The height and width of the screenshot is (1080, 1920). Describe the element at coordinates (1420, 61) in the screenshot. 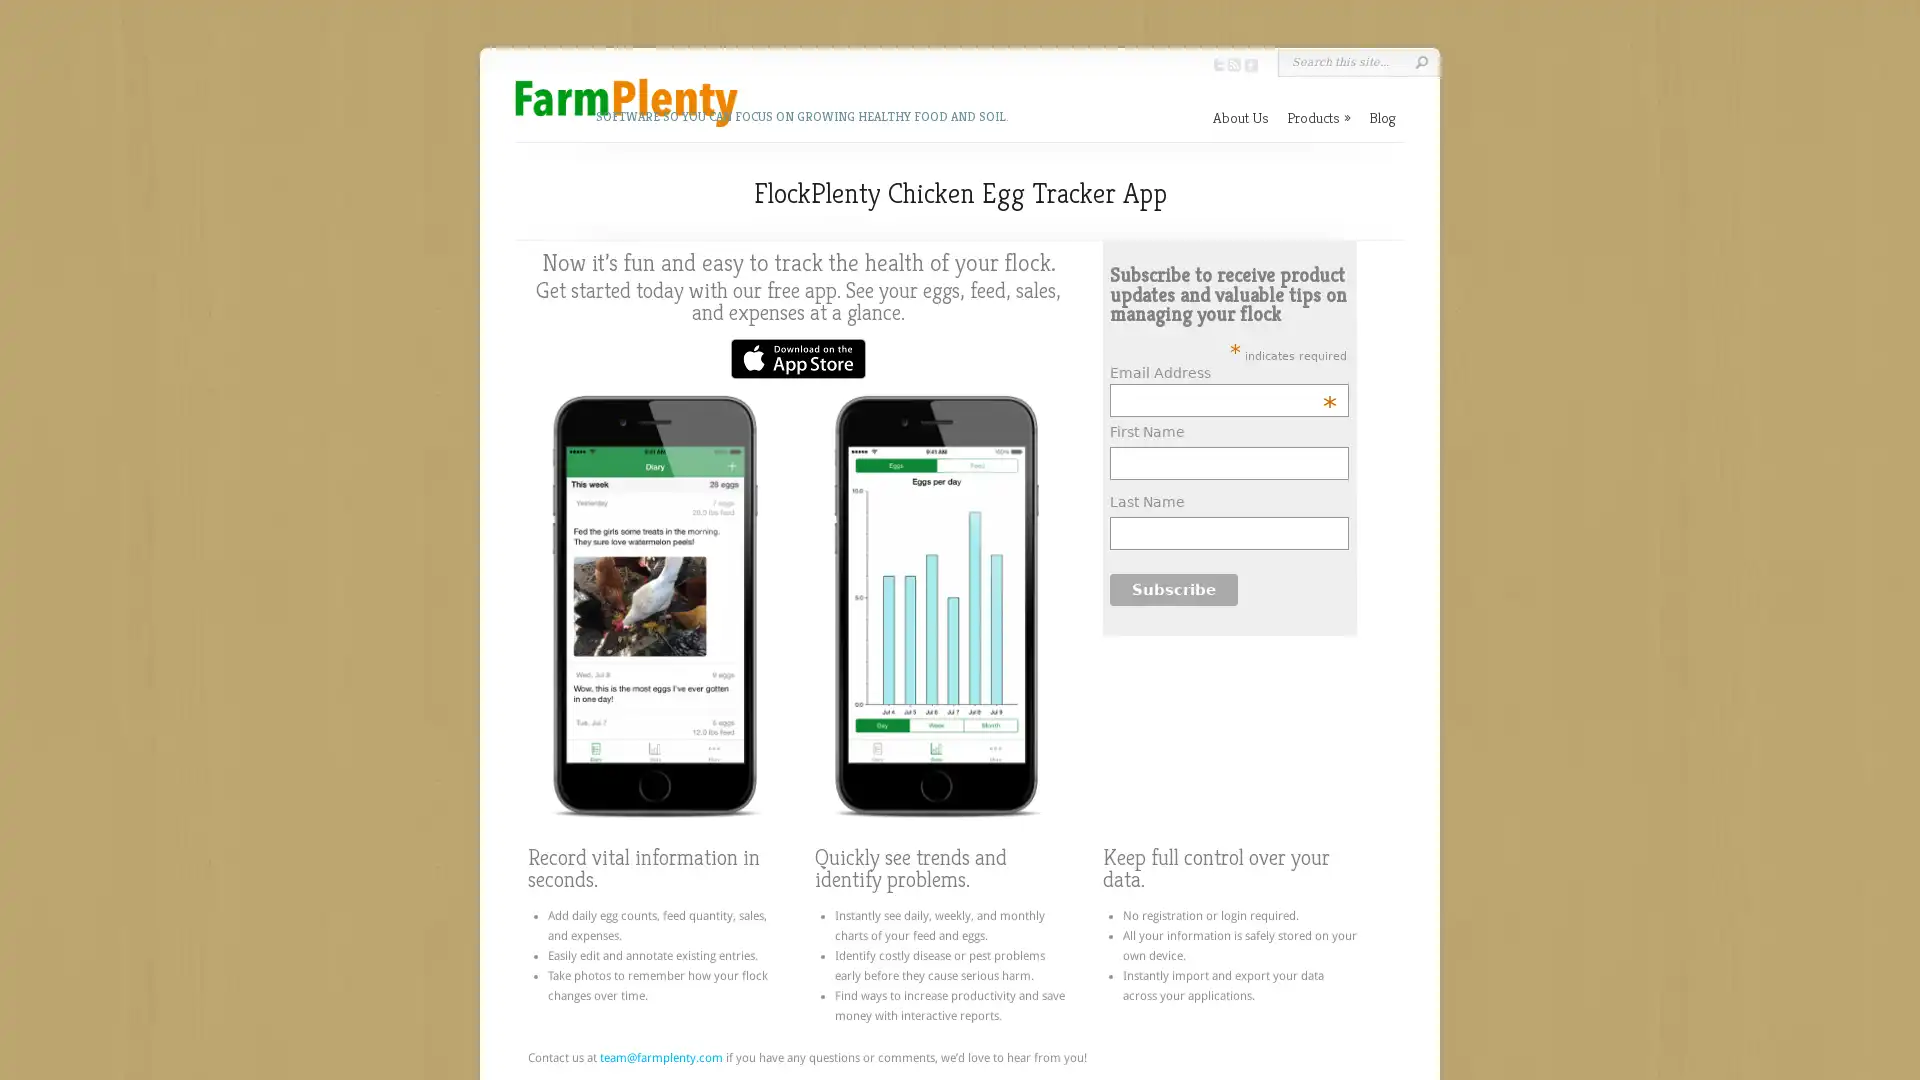

I see `Submit` at that location.